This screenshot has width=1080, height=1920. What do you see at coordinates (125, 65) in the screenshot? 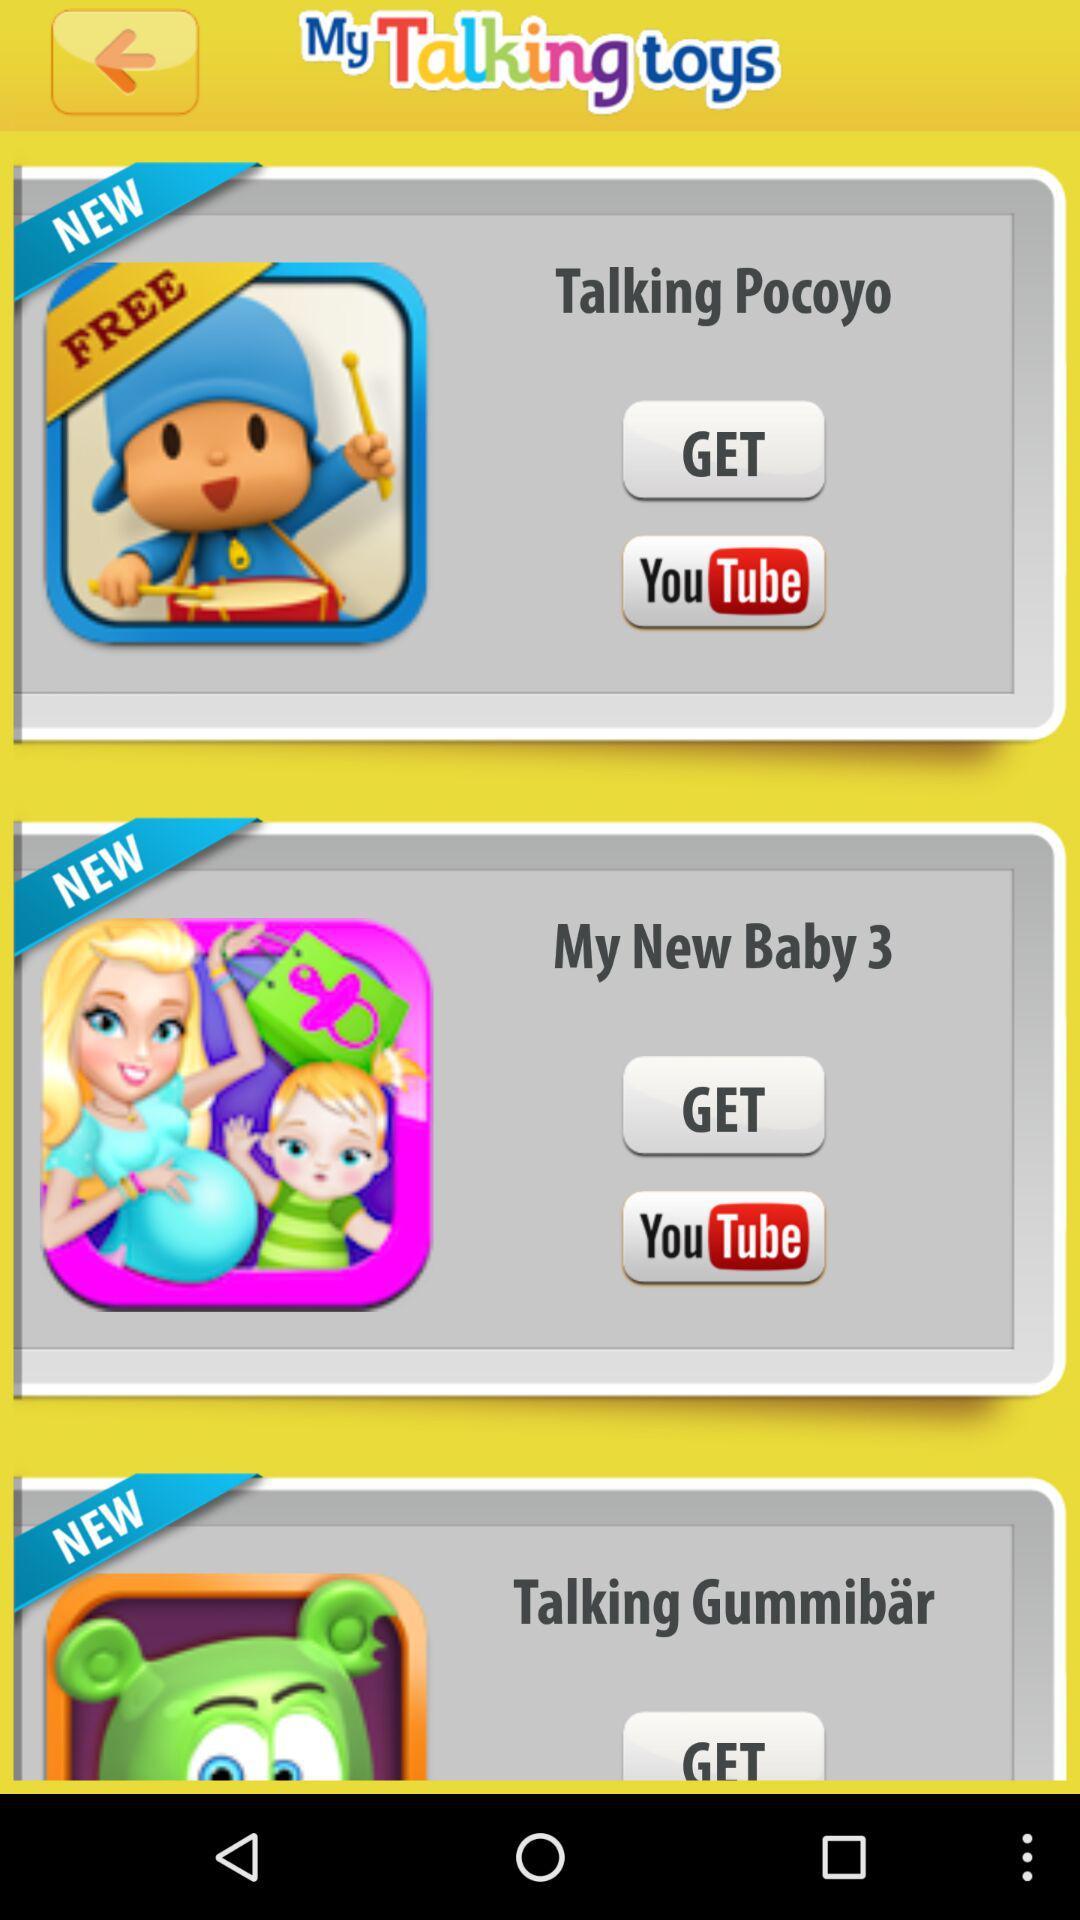
I see `go back` at bounding box center [125, 65].